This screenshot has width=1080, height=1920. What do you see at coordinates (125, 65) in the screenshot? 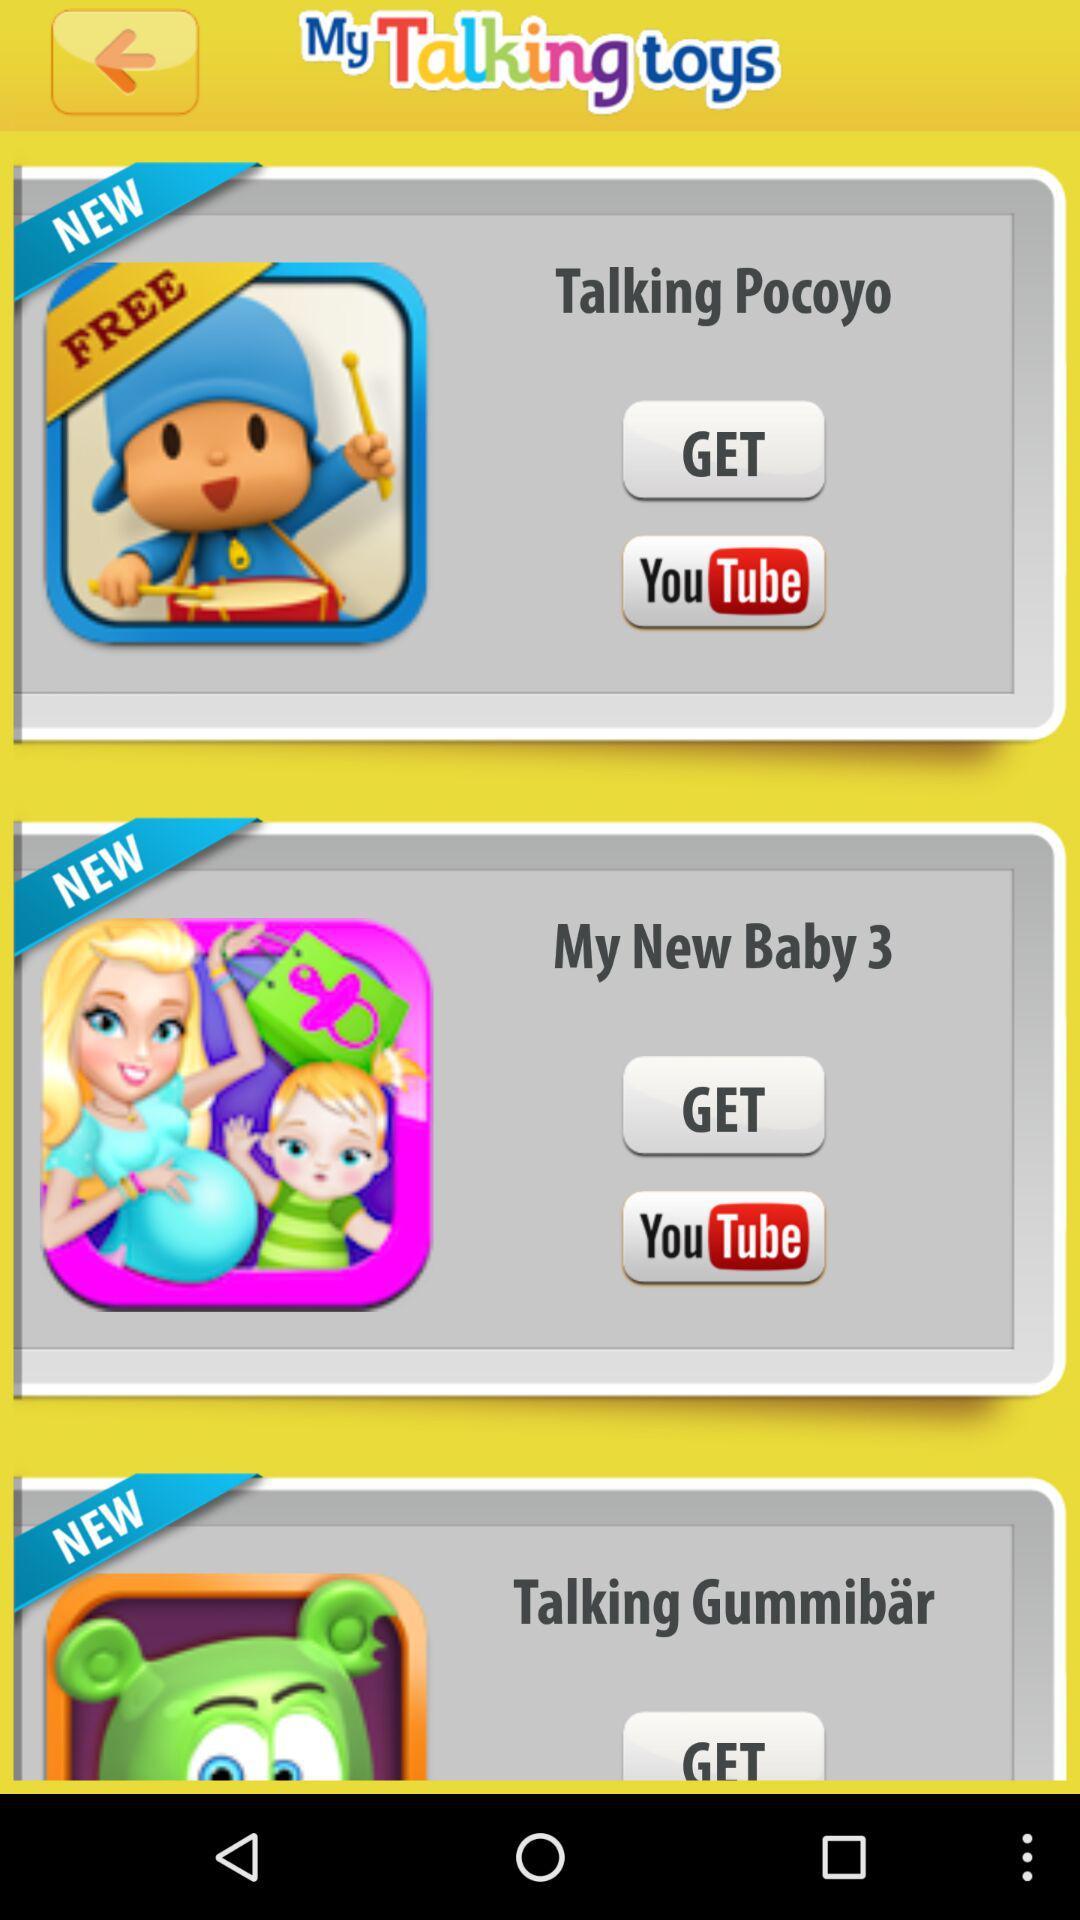
I see `go back` at bounding box center [125, 65].